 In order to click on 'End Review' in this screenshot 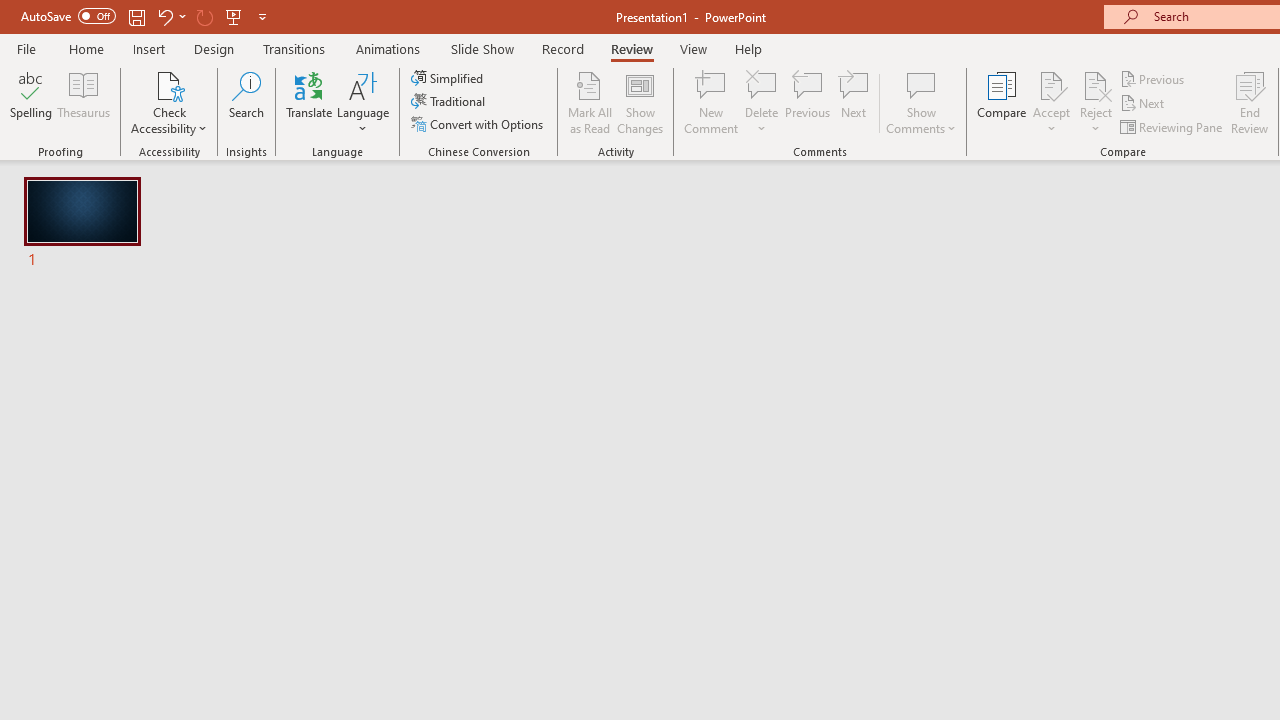, I will do `click(1248, 103)`.